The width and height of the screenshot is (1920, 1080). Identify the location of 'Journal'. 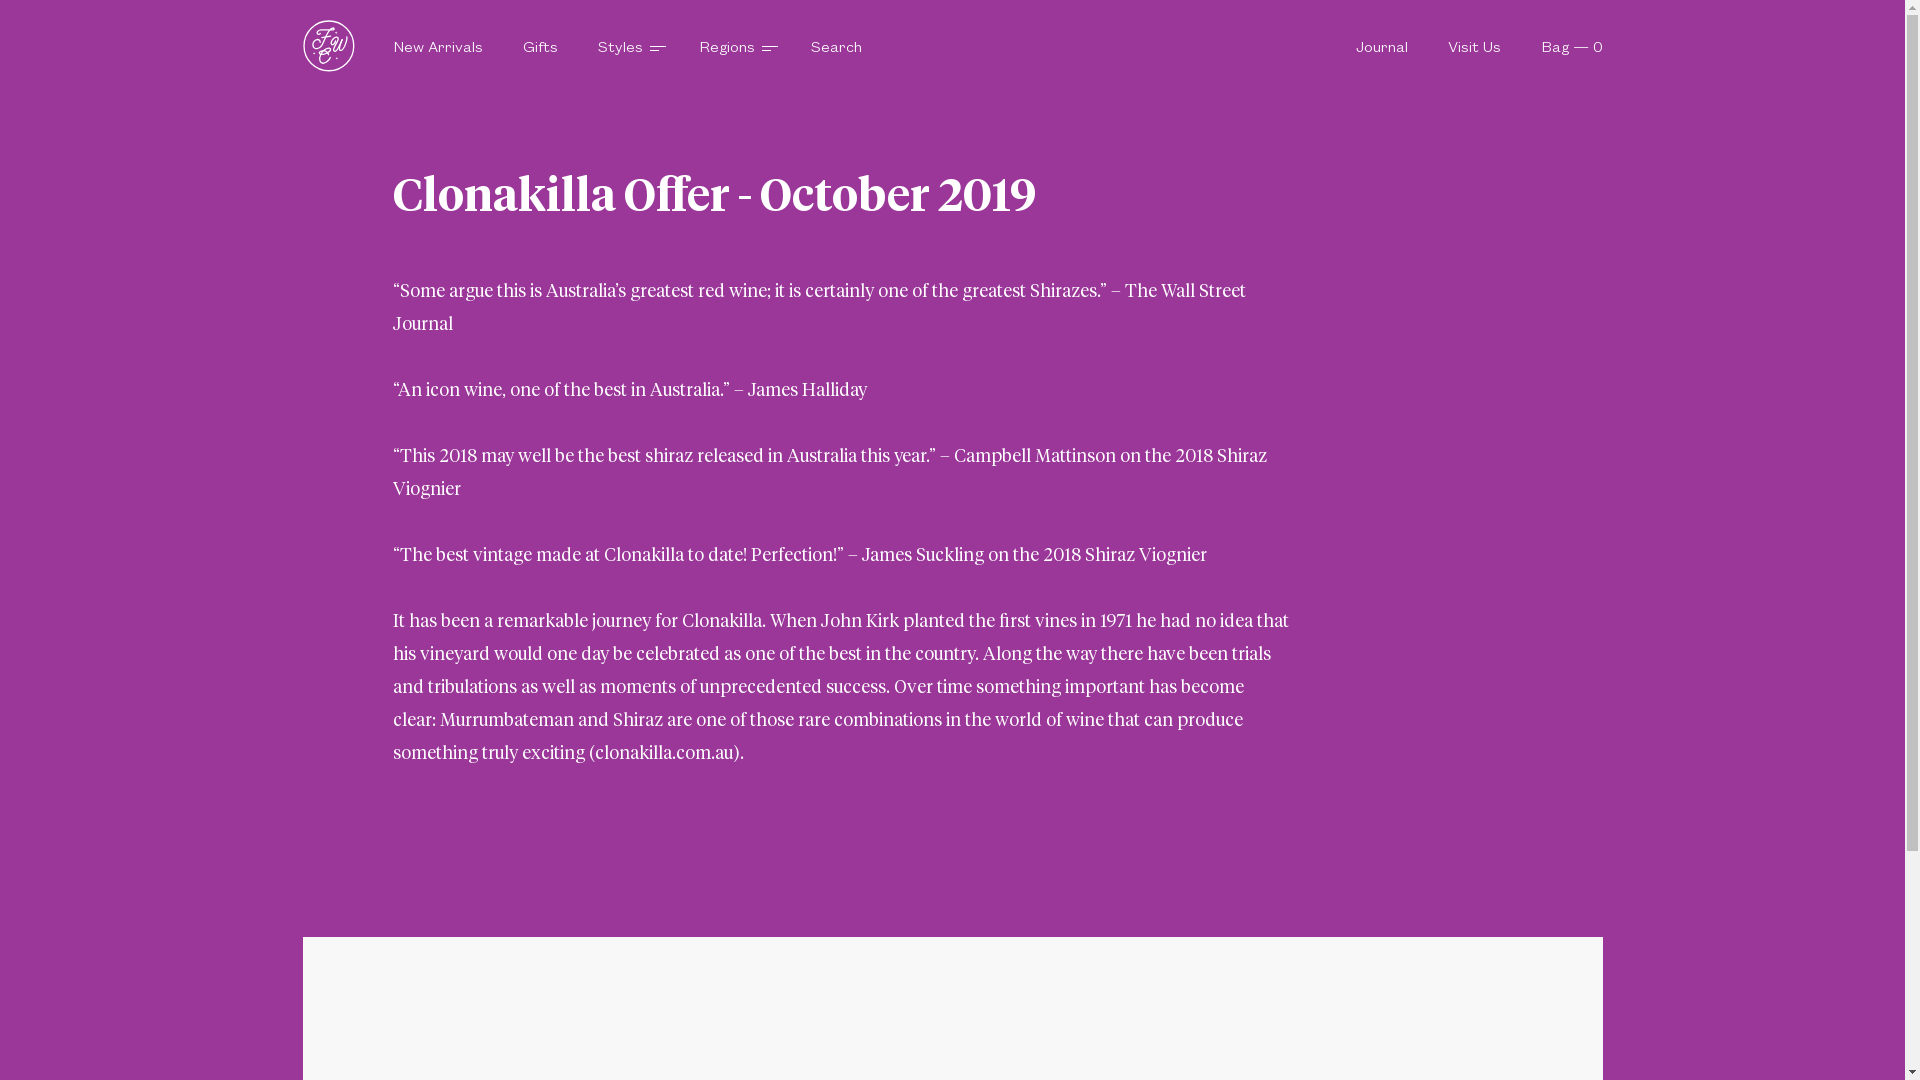
(1381, 45).